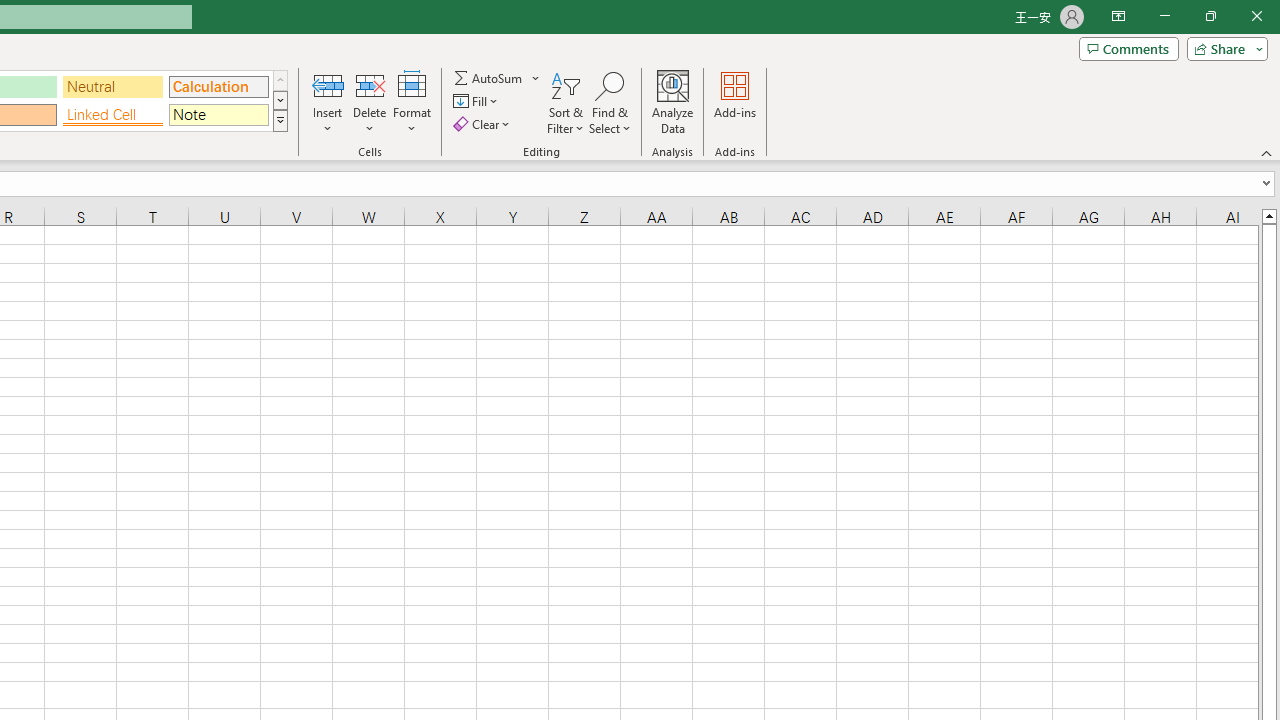 The height and width of the screenshot is (720, 1280). What do you see at coordinates (1128, 47) in the screenshot?
I see `'Comments'` at bounding box center [1128, 47].